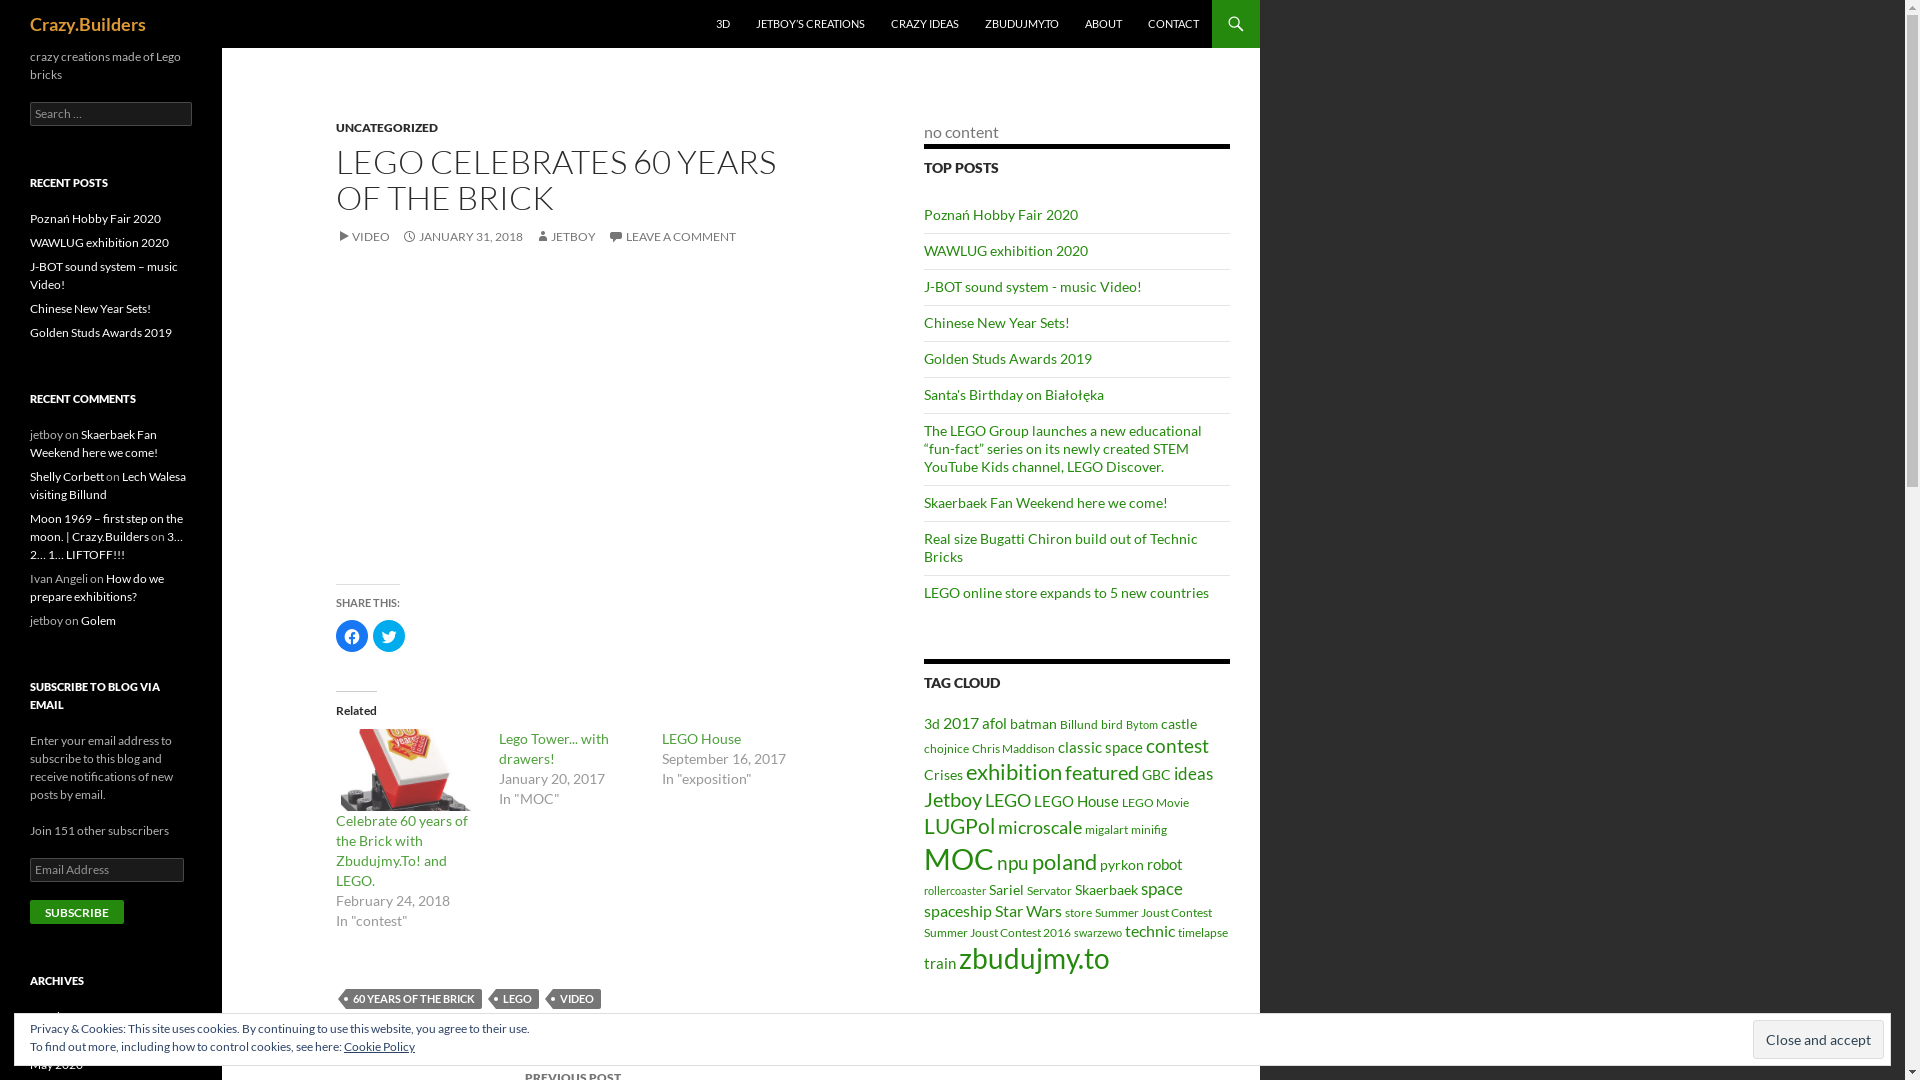 The width and height of the screenshot is (1920, 1080). Describe the element at coordinates (958, 857) in the screenshot. I see `'MOC'` at that location.